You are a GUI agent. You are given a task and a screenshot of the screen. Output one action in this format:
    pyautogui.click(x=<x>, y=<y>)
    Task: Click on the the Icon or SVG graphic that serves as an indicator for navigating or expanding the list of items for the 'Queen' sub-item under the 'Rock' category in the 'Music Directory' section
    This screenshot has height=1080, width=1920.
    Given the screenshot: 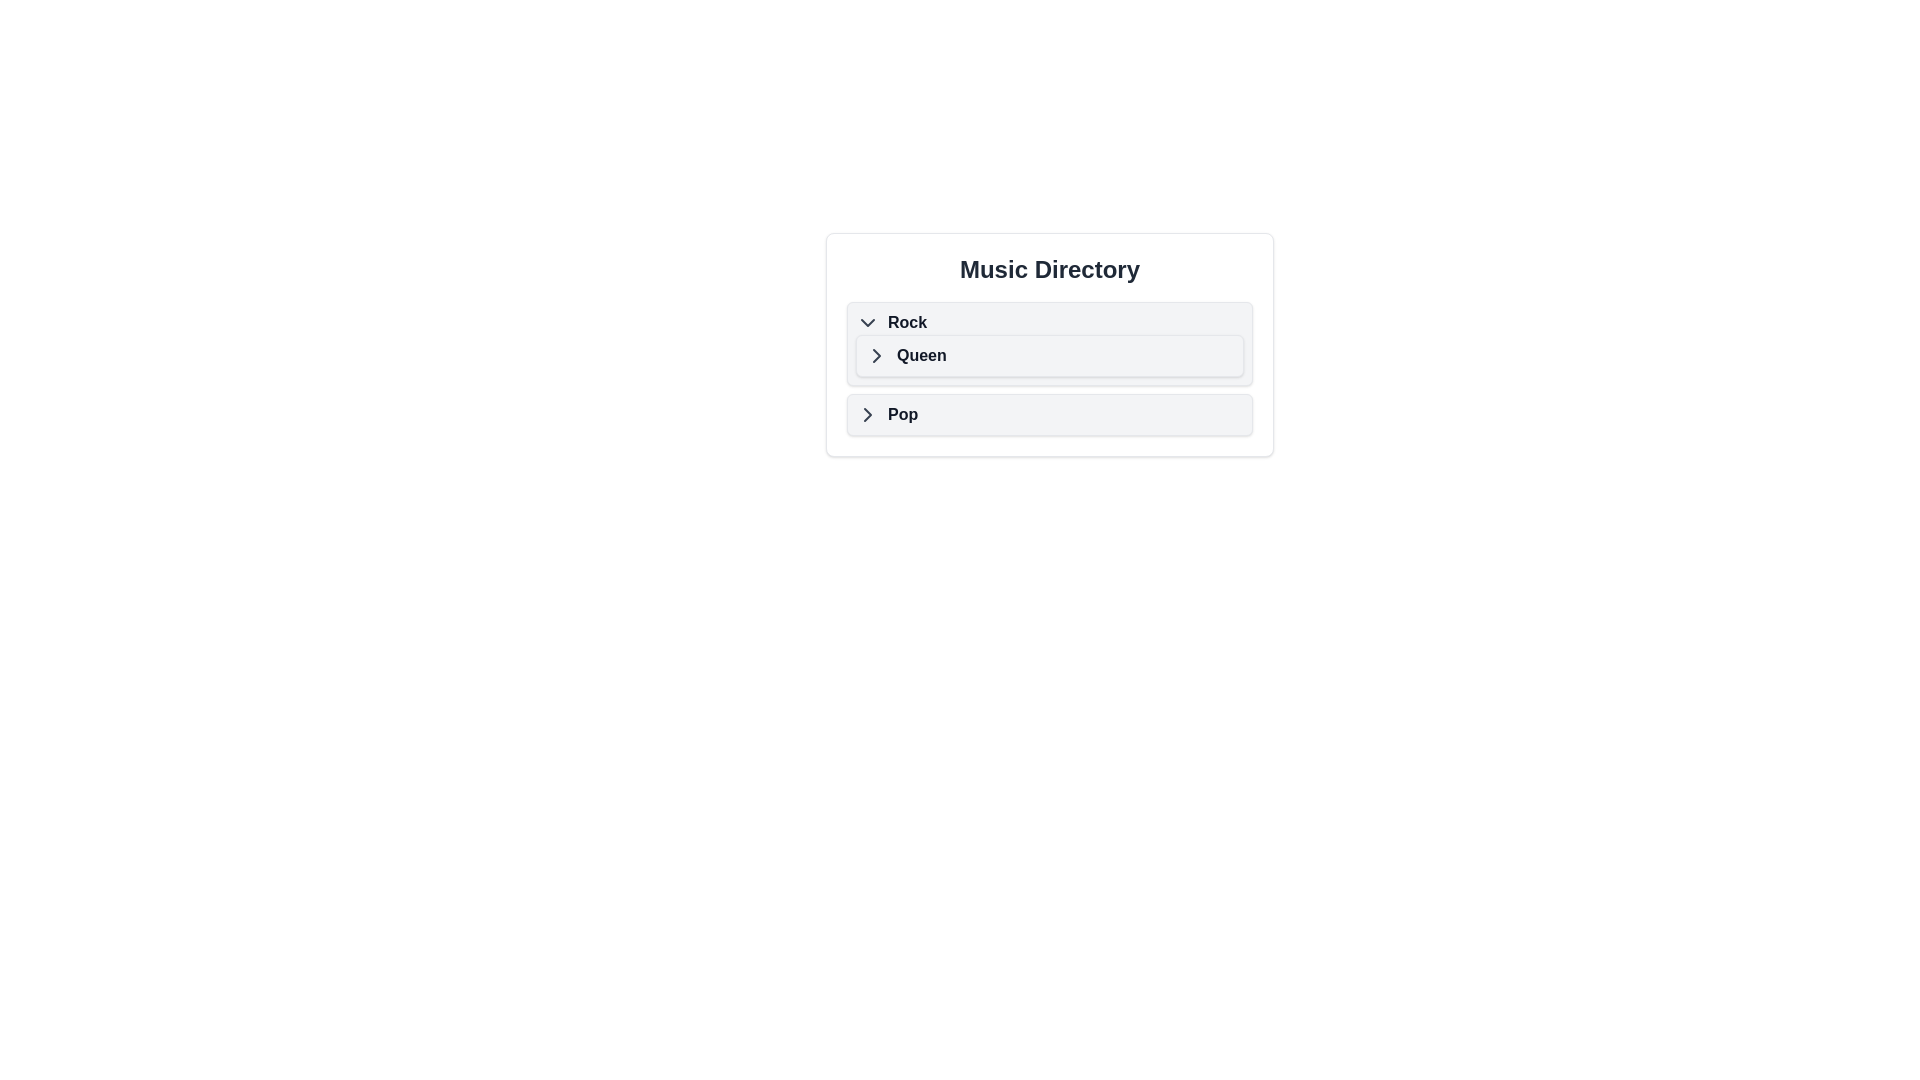 What is the action you would take?
    pyautogui.click(x=877, y=354)
    